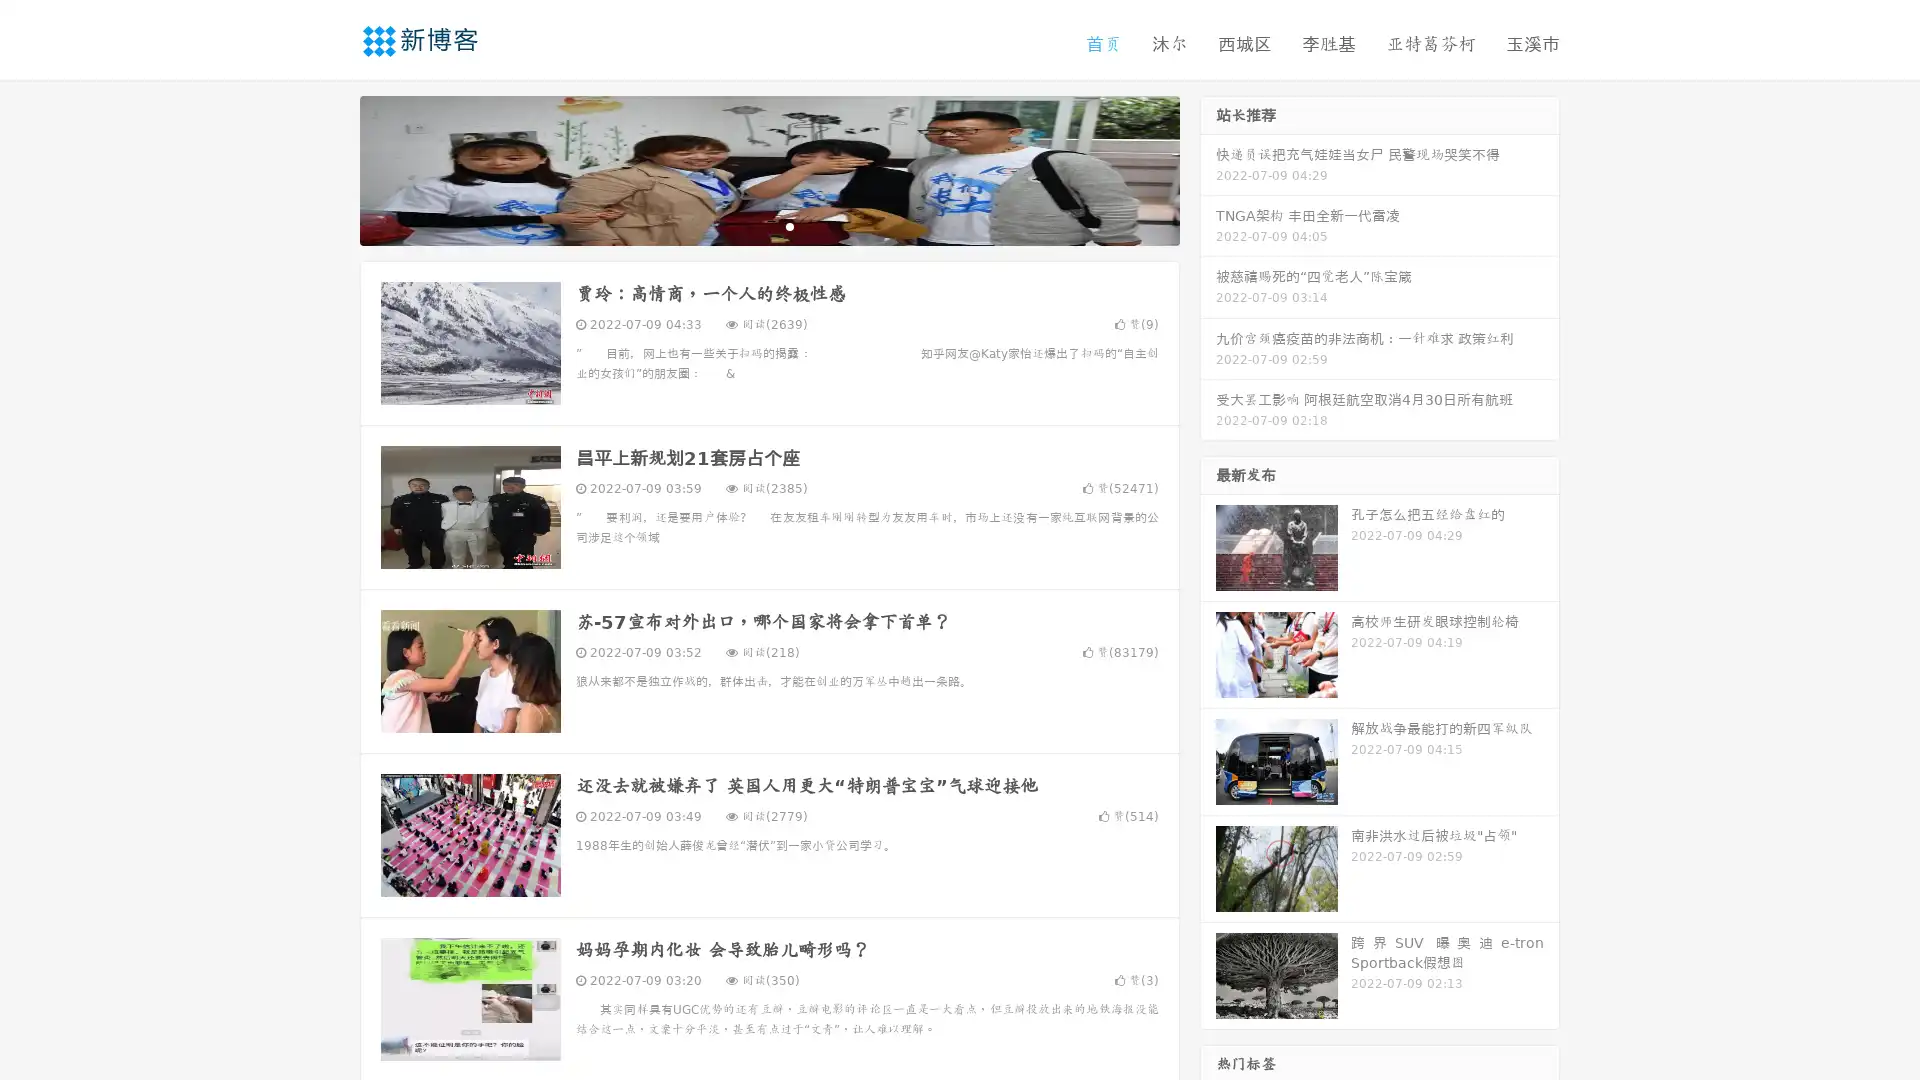  What do you see at coordinates (330, 168) in the screenshot?
I see `Previous slide` at bounding box center [330, 168].